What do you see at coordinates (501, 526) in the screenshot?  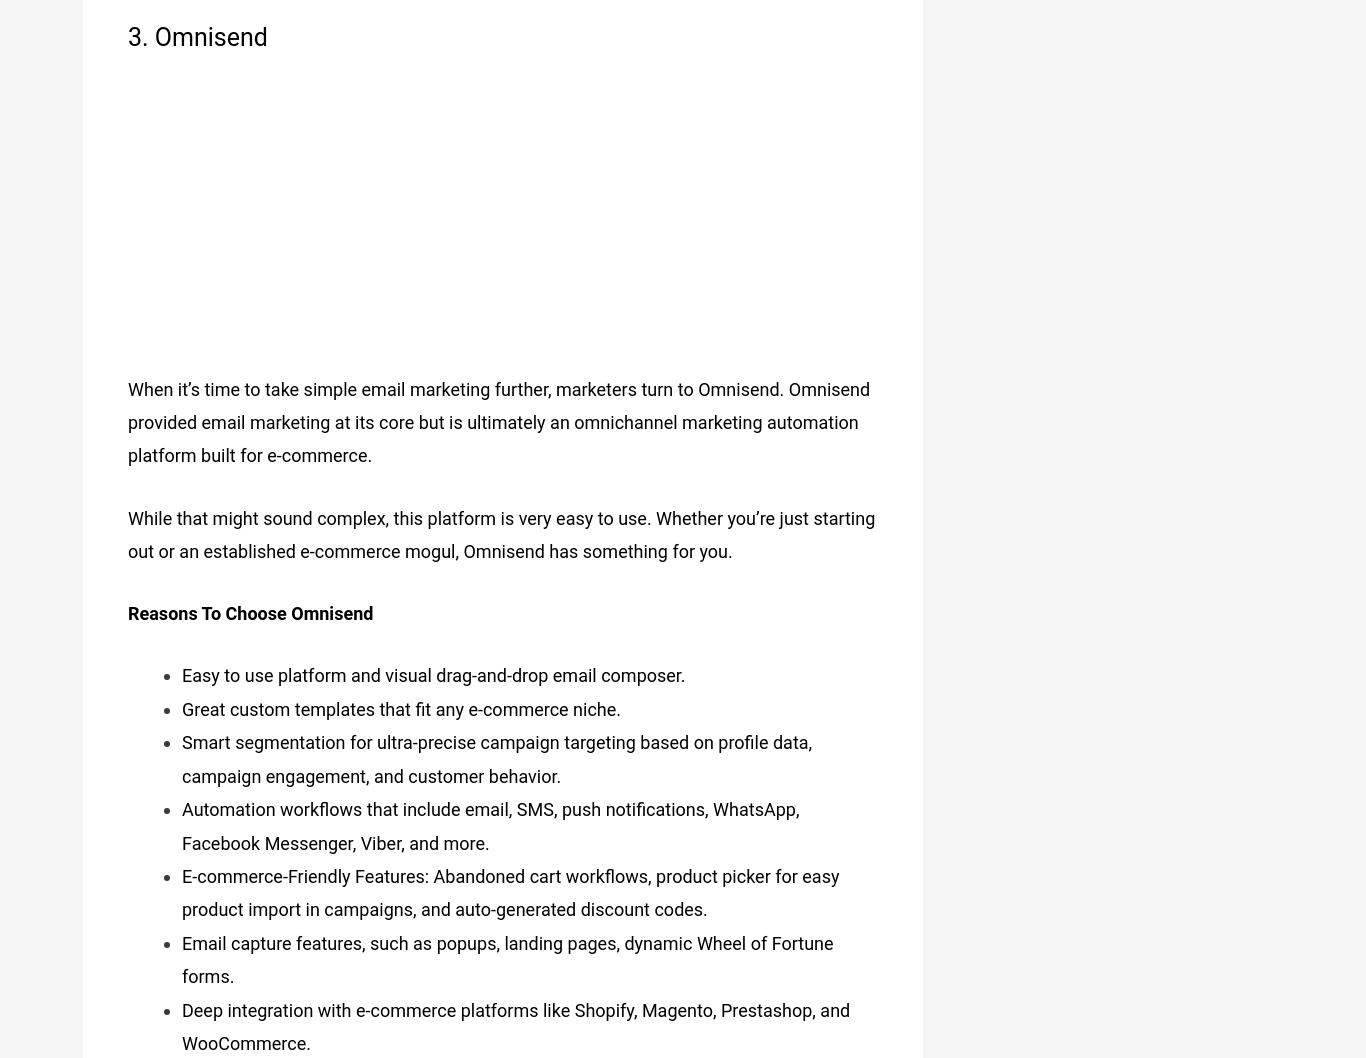 I see `'While that might sound complex, this platform is very easy to use. Whether you’re just starting out or an established e-commerce mogul, Omnisend has something for you.'` at bounding box center [501, 526].